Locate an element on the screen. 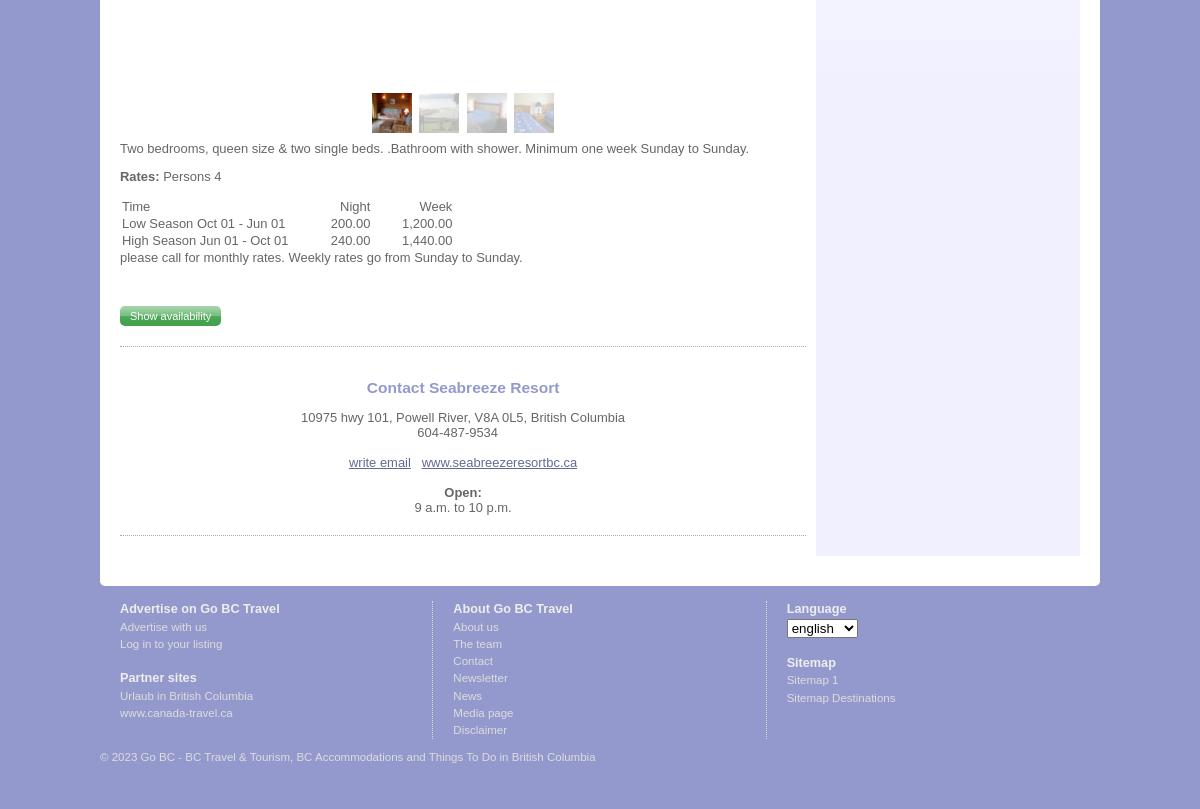 This screenshot has width=1200, height=809. 'Urlaub in British Columbia' is located at coordinates (185, 694).